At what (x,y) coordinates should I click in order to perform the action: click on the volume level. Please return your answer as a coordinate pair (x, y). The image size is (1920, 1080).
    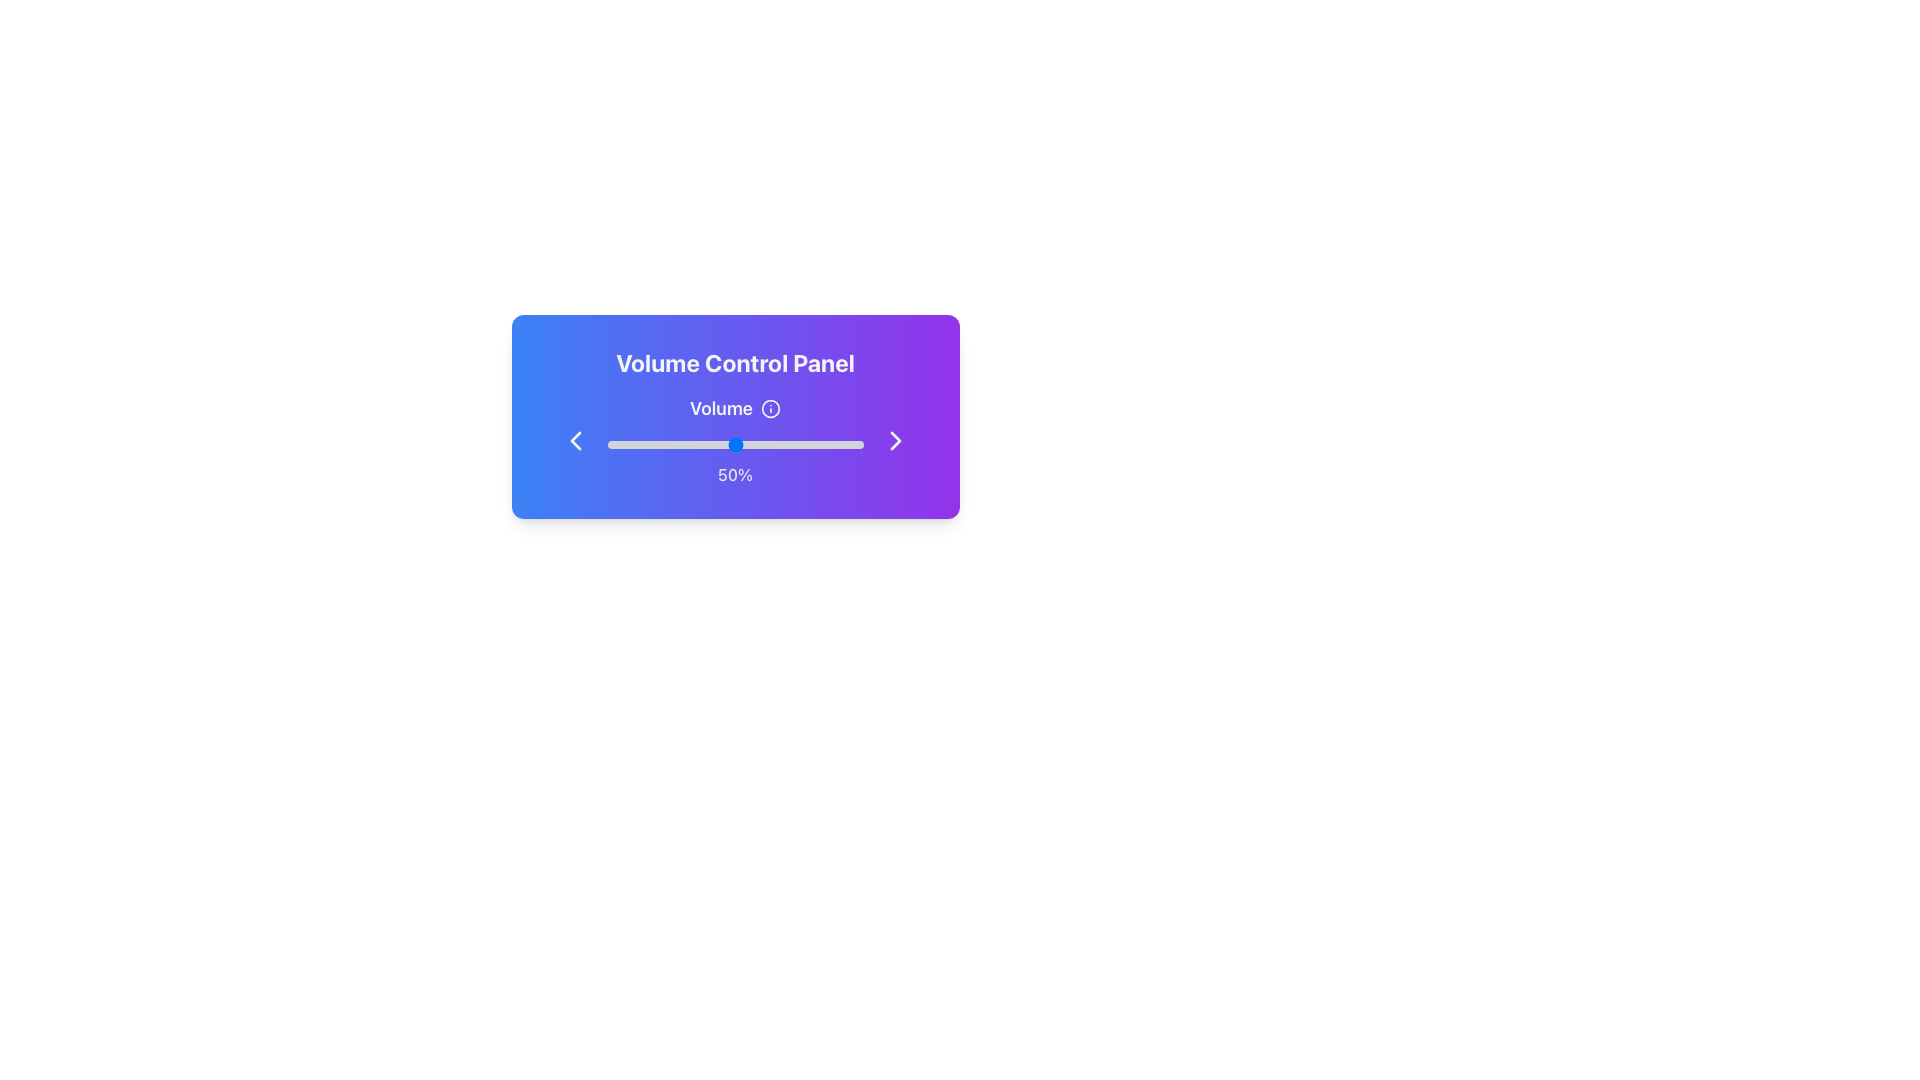
    Looking at the image, I should click on (721, 443).